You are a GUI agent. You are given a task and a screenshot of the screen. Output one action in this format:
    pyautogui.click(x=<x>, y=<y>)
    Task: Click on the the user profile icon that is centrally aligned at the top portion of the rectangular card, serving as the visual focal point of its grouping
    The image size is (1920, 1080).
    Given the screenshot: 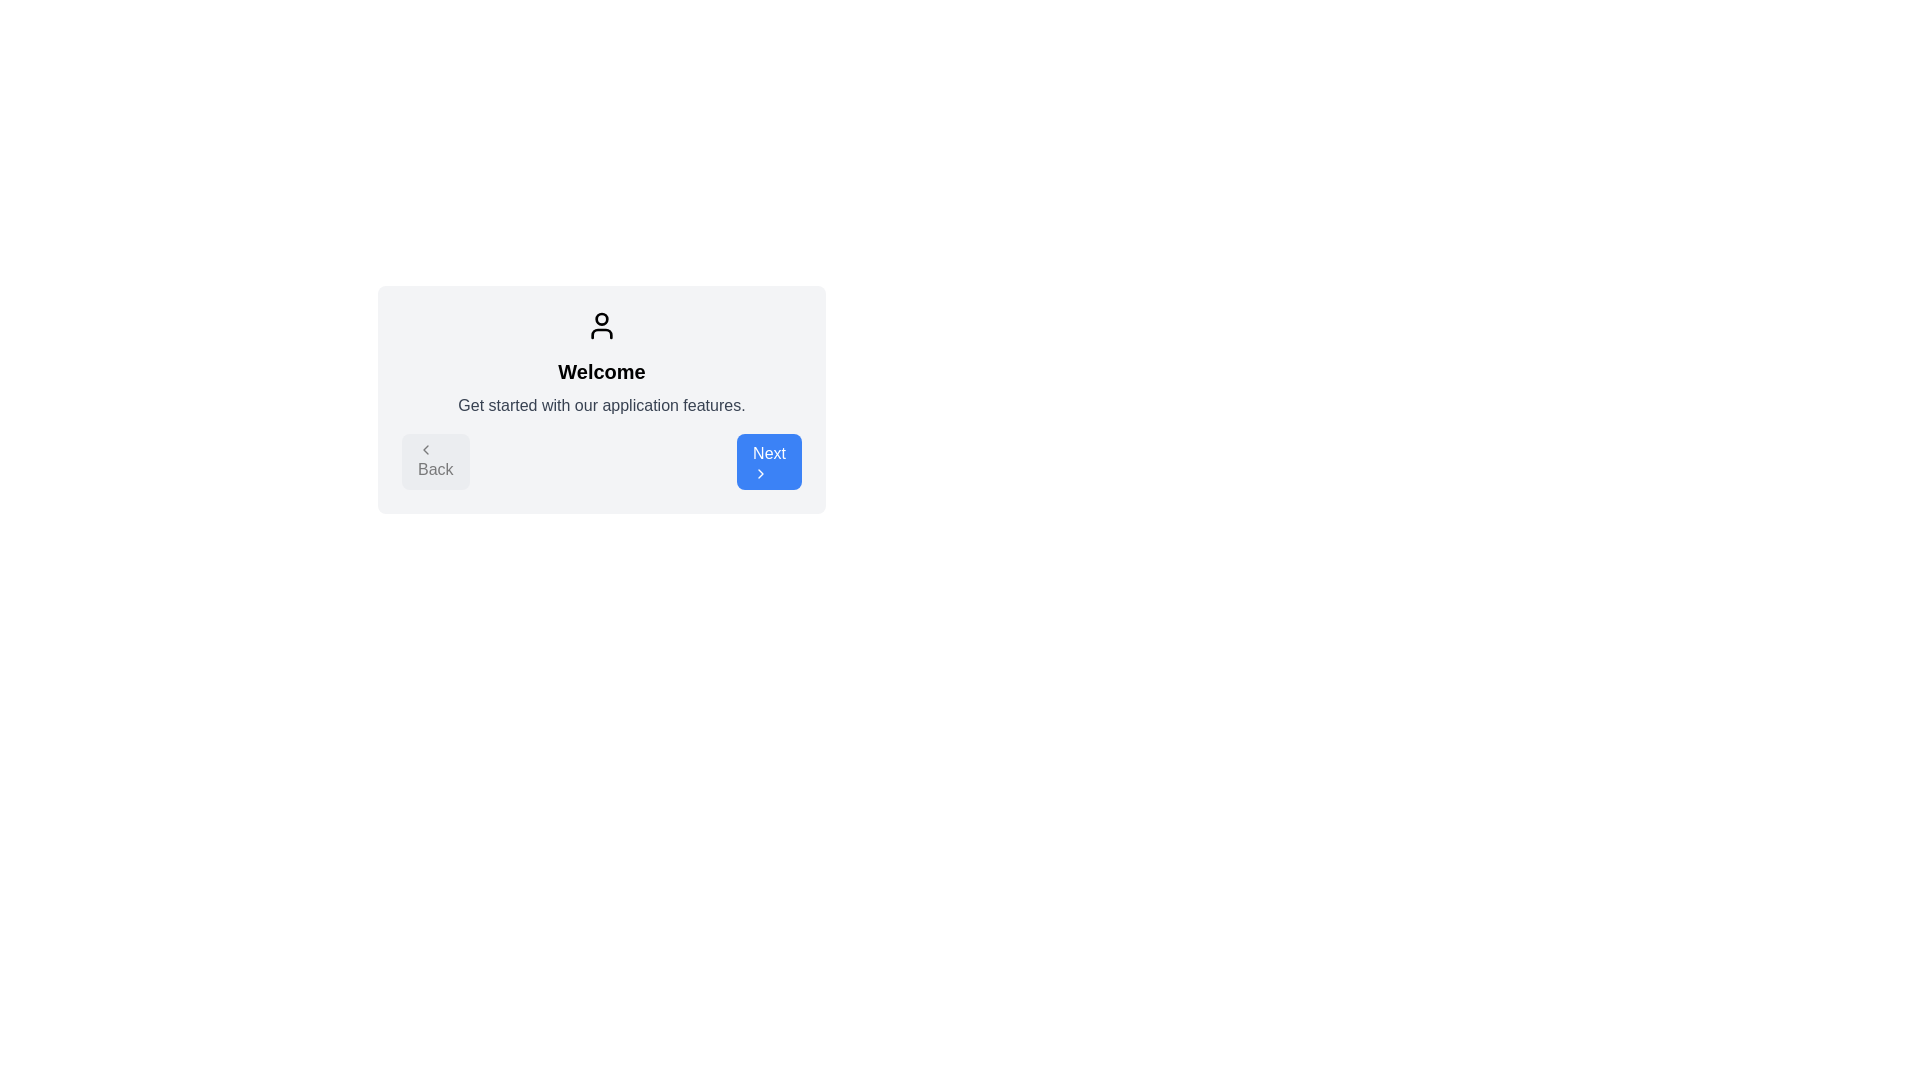 What is the action you would take?
    pyautogui.click(x=600, y=325)
    